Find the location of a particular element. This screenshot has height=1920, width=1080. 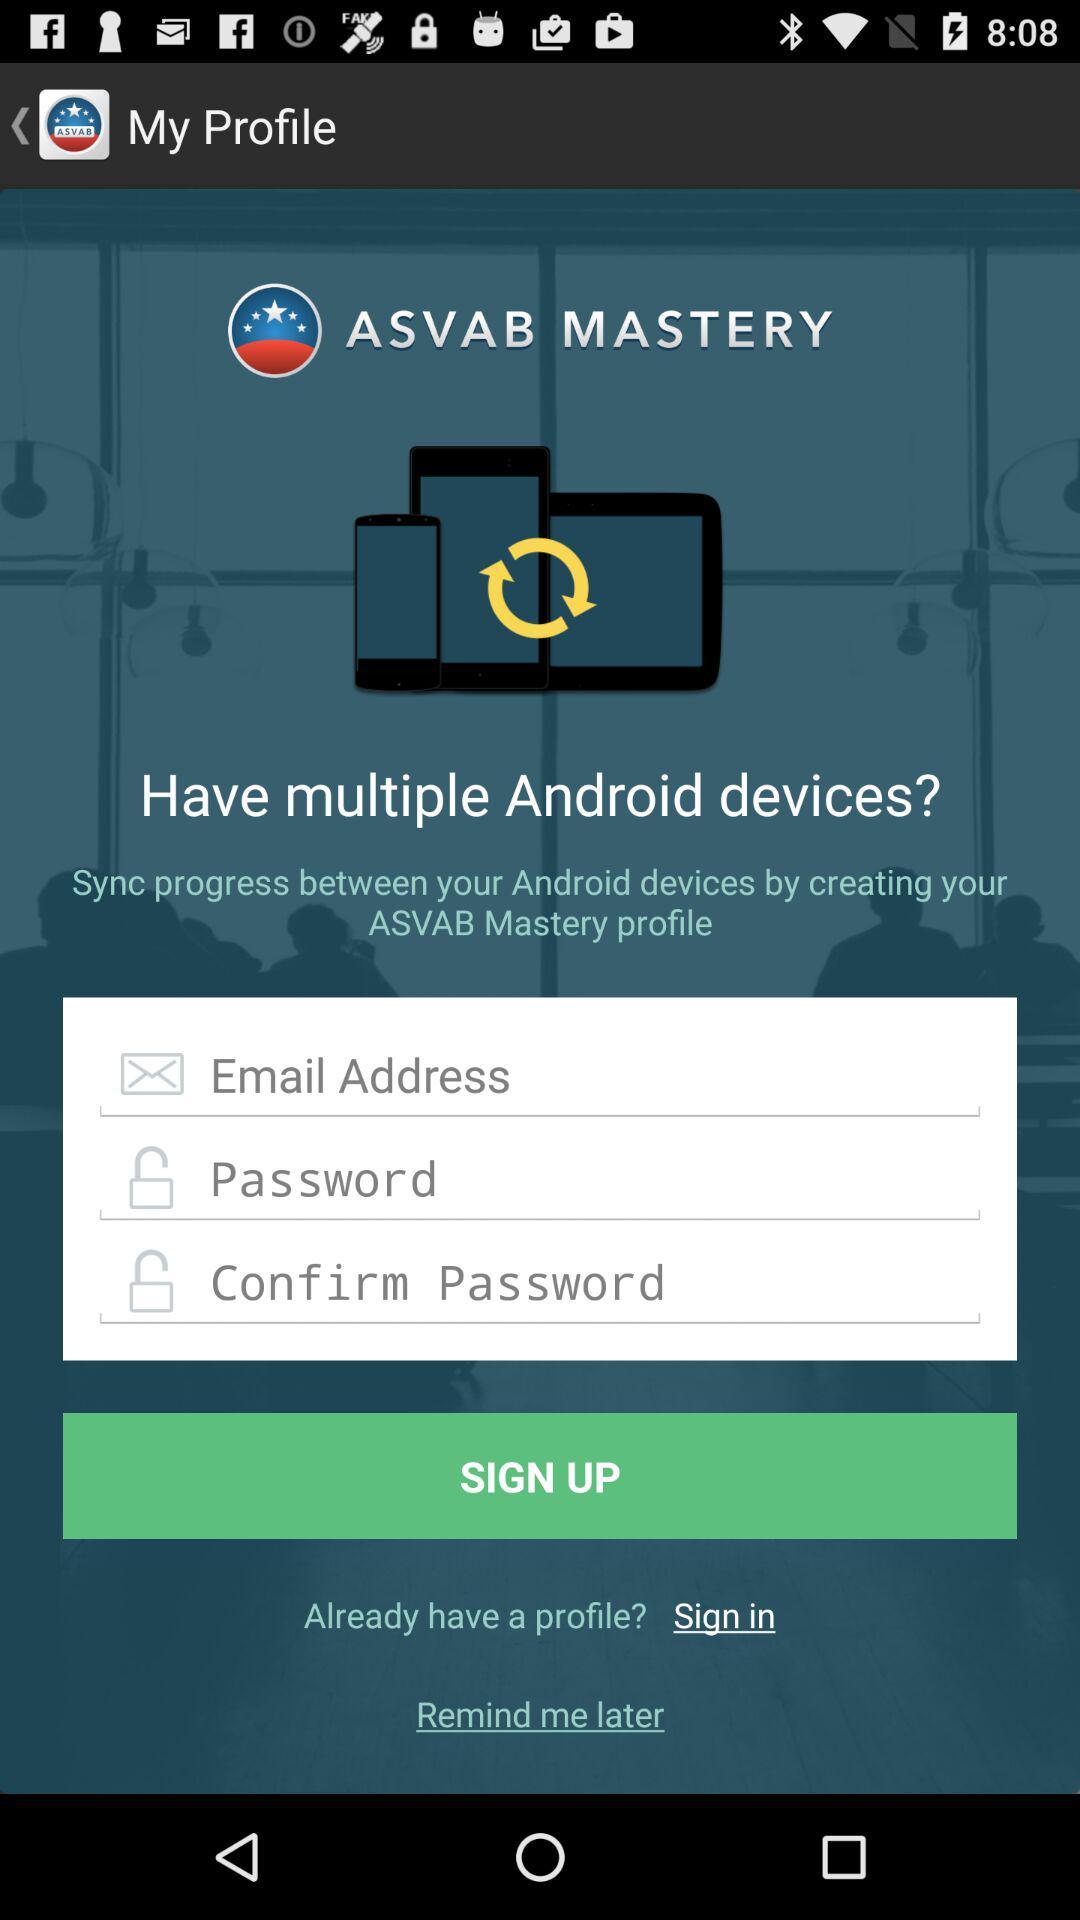

the item to the right of already have a app is located at coordinates (724, 1614).